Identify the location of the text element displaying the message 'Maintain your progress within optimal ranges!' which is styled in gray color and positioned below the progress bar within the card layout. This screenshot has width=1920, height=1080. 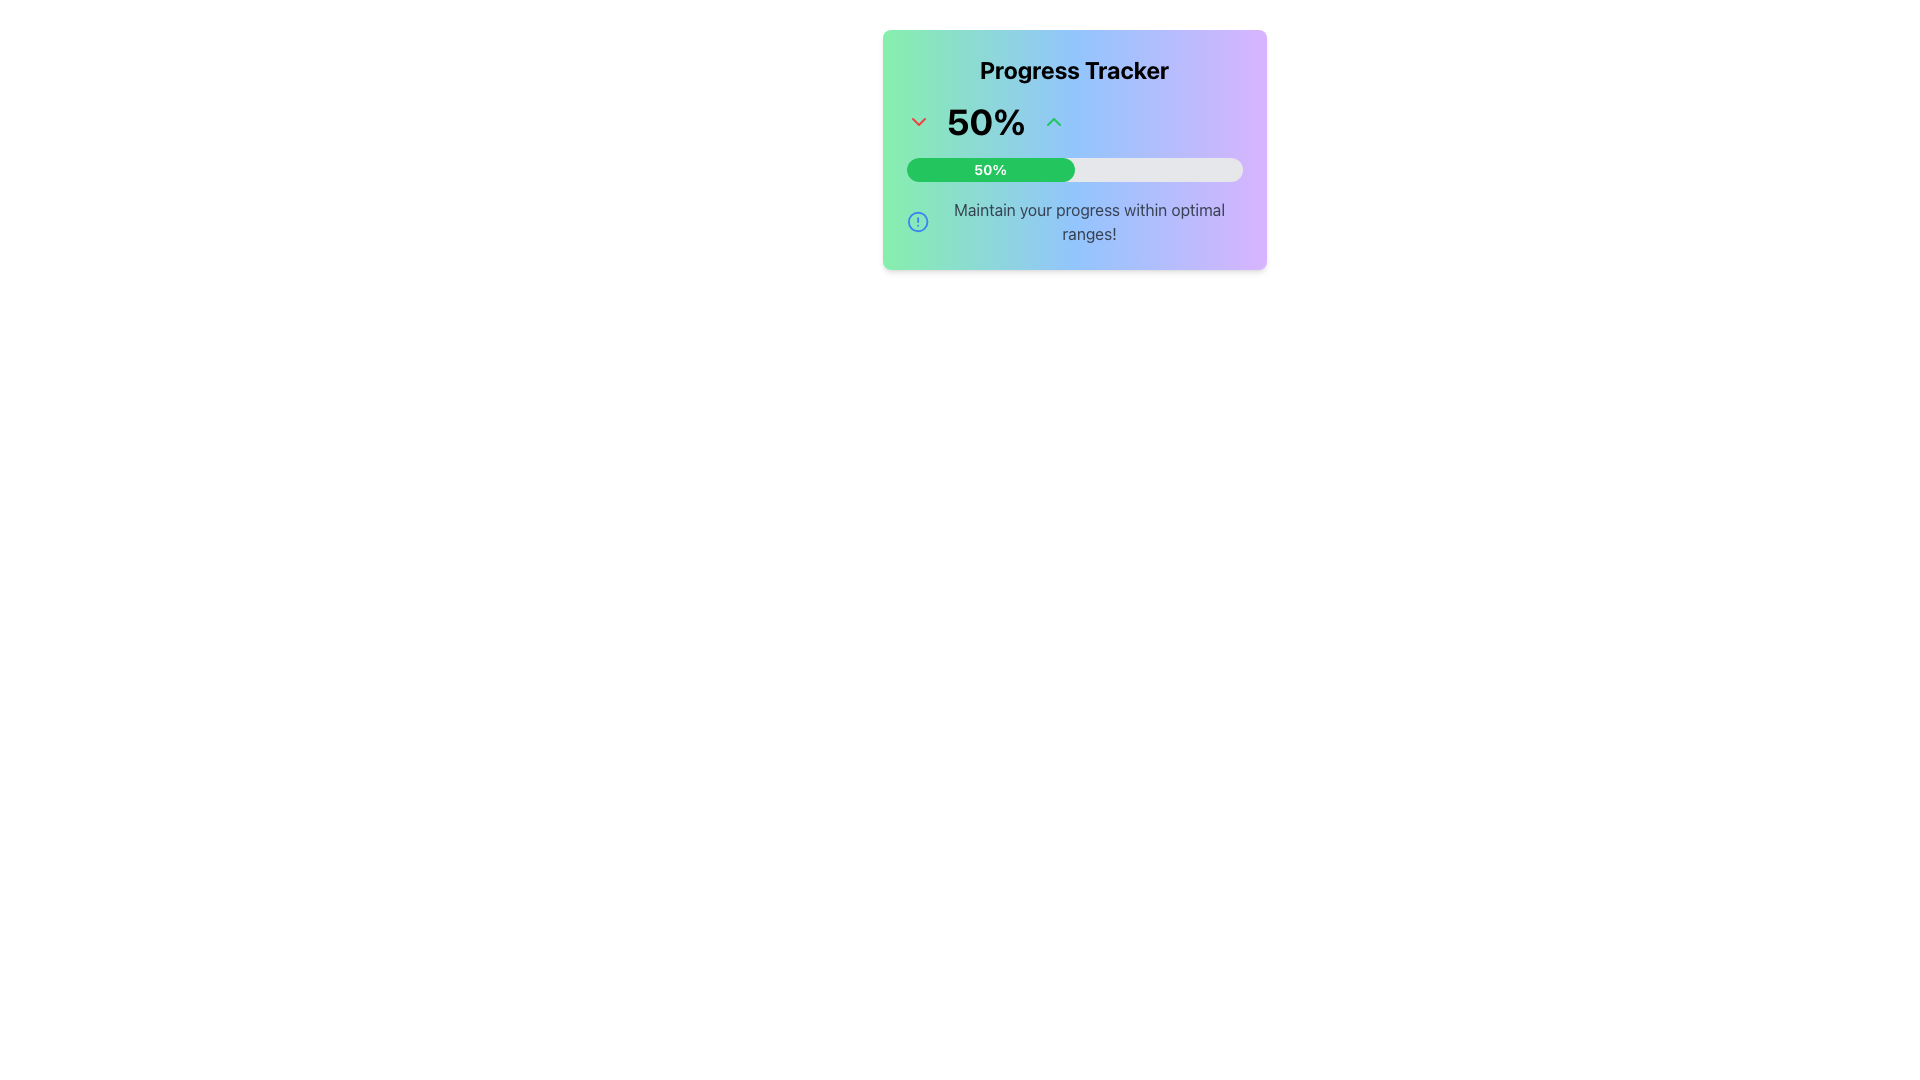
(1088, 222).